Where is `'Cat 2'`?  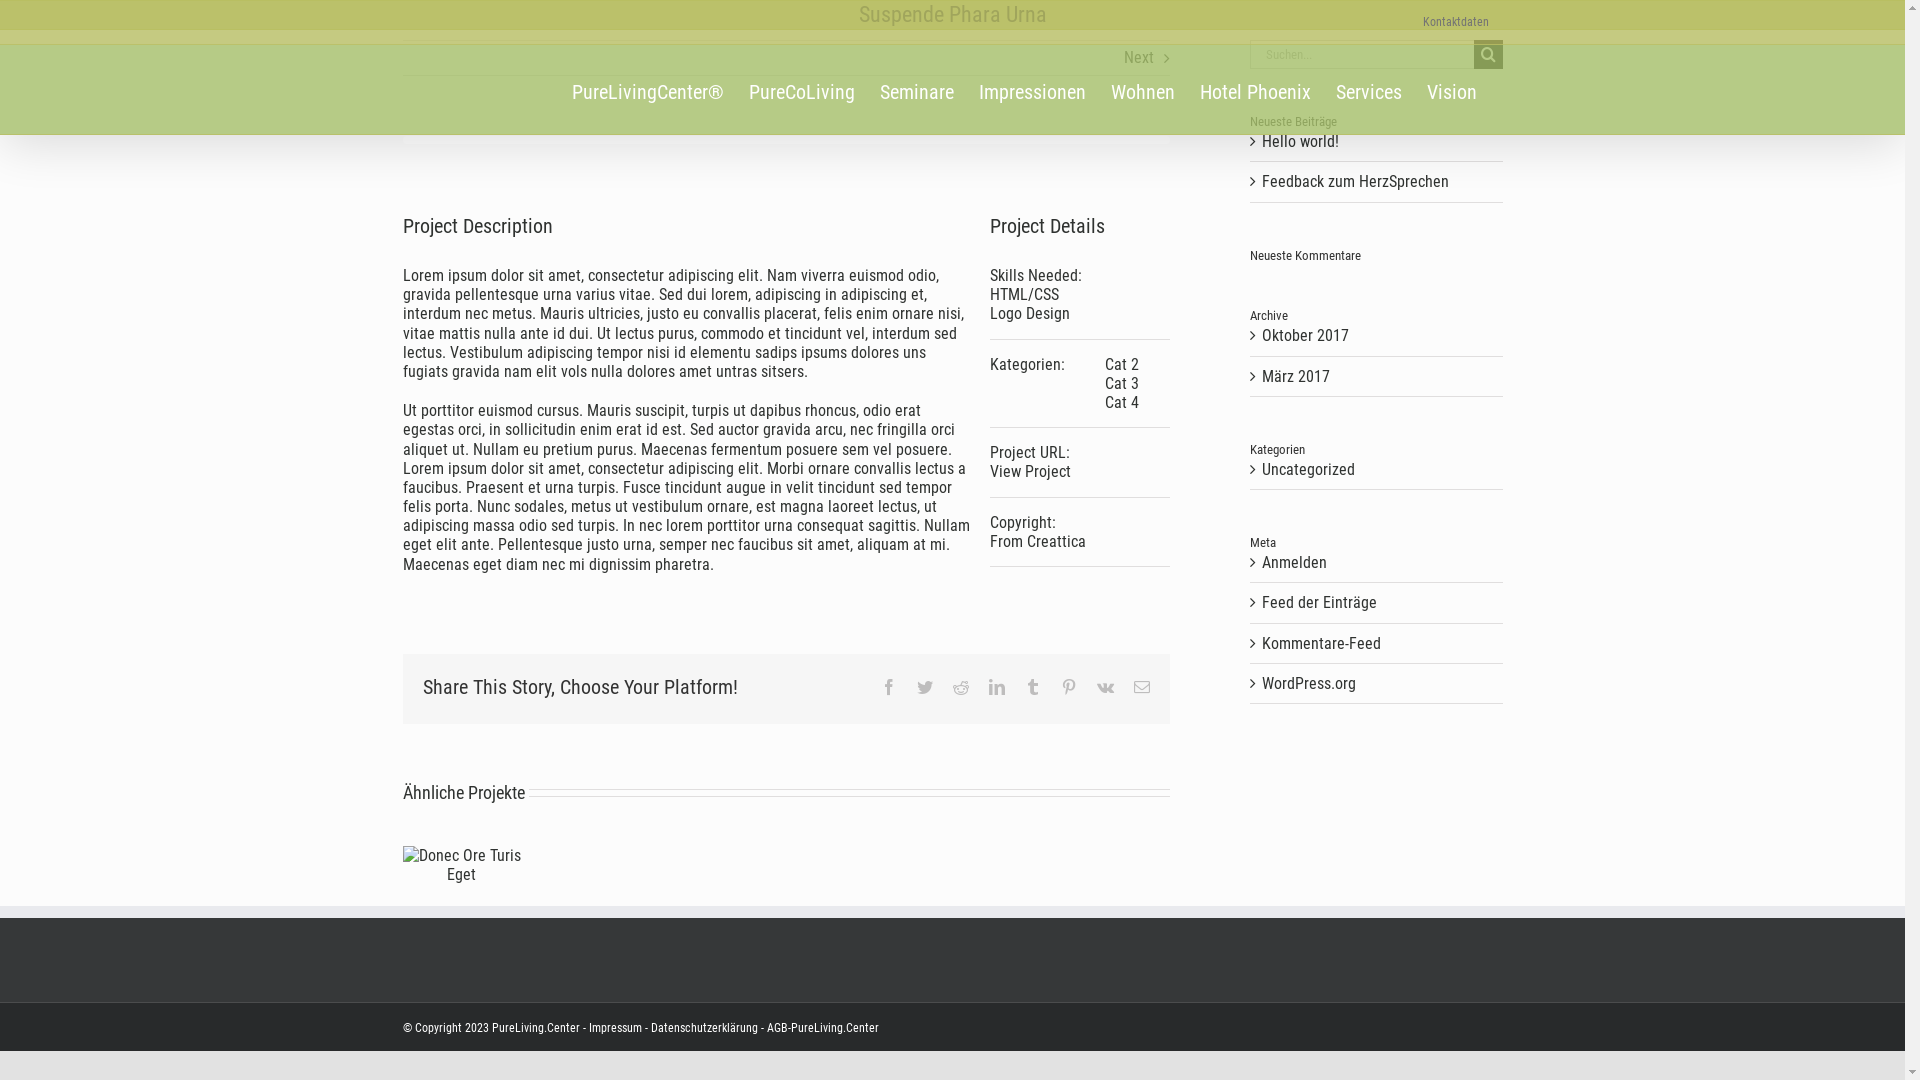 'Cat 2' is located at coordinates (1122, 364).